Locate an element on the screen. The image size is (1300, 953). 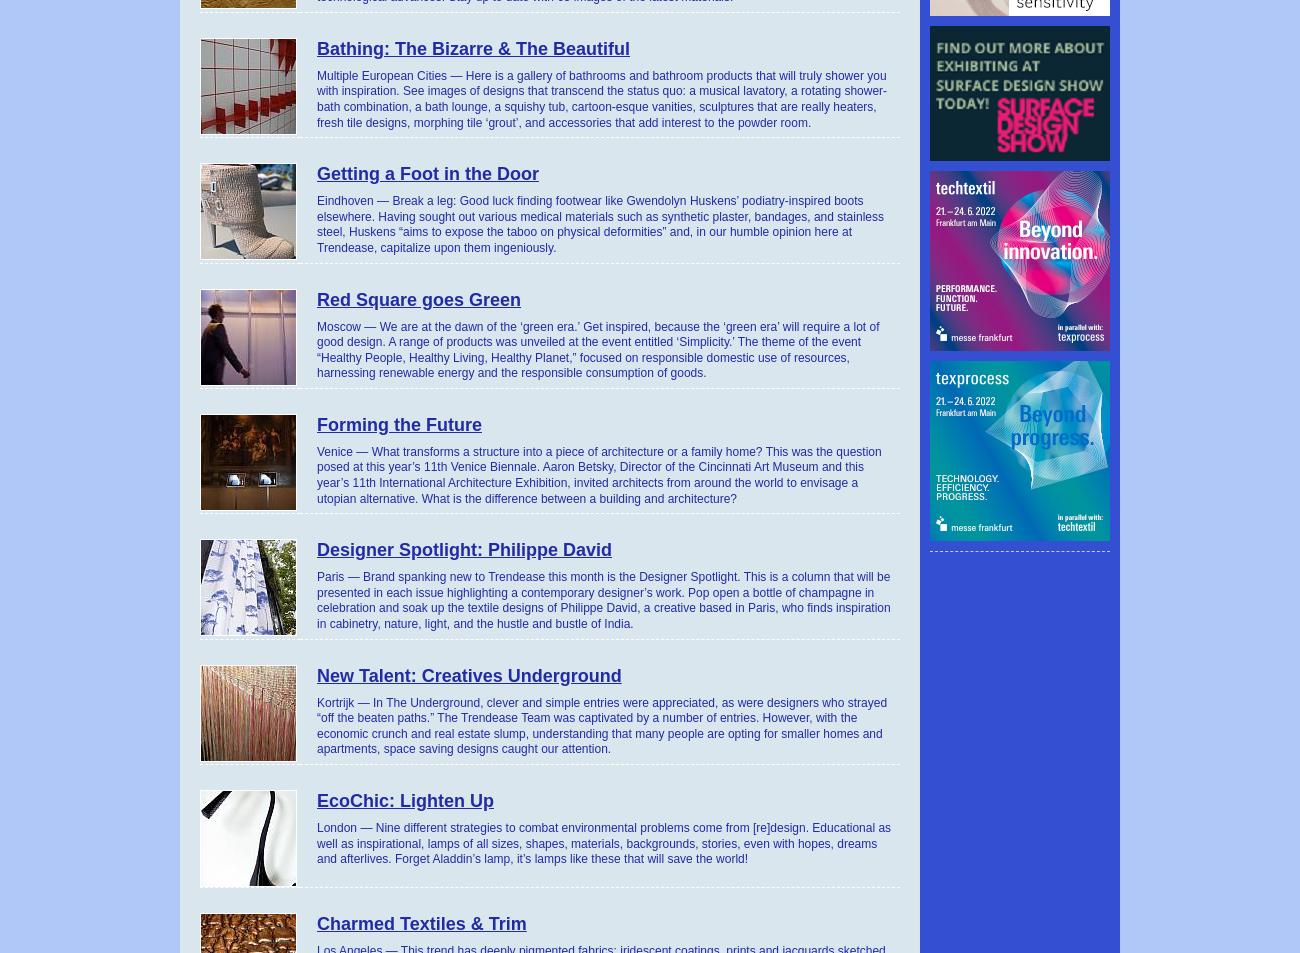
'Kortrijk                                                         — In The Underground, clever and simple entries were appreciated, as were designers who strayed “off the beaten paths.”  The Trendease Team was captivated by a number of entries.  However, with the economic crunch and real estate slump, understanding that many people are opting for smaller homes and apartments, space saving designs caught our attention.' is located at coordinates (602, 725).